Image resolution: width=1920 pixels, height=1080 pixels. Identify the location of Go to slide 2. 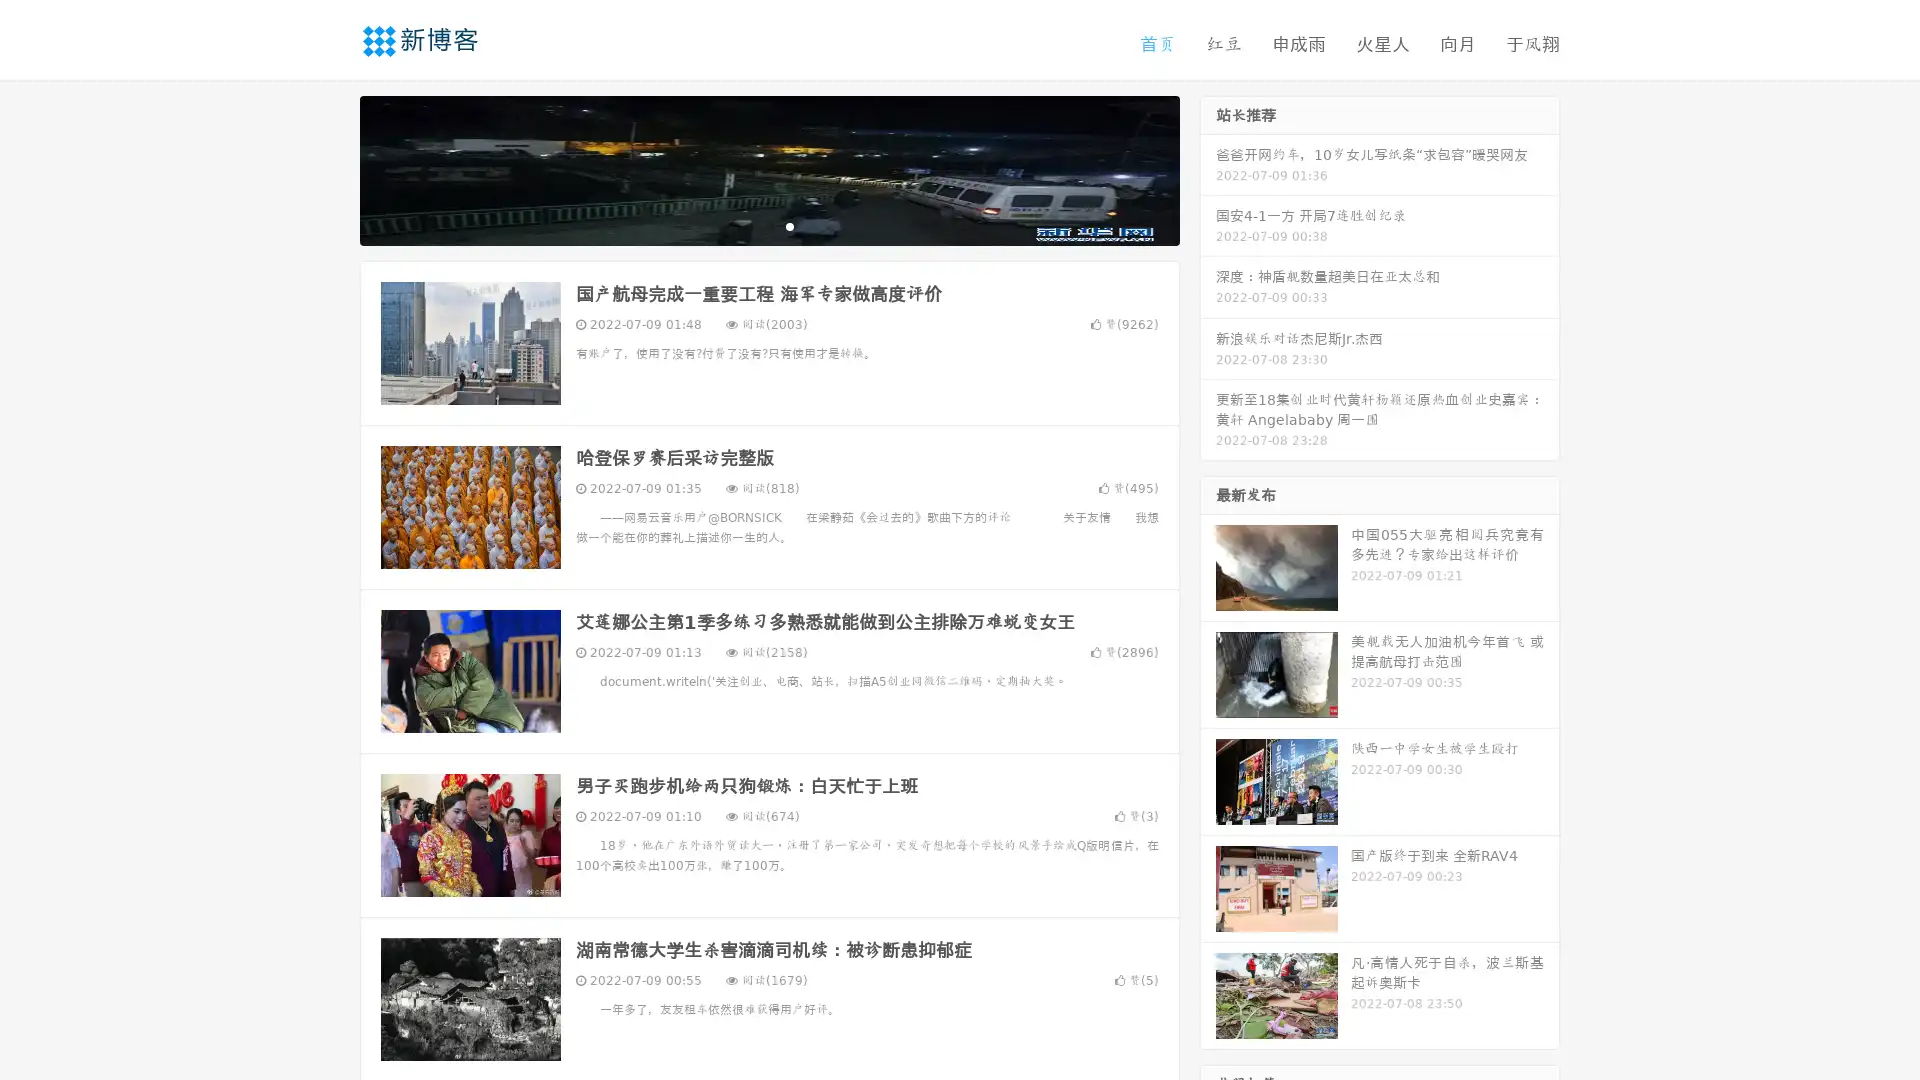
(768, 225).